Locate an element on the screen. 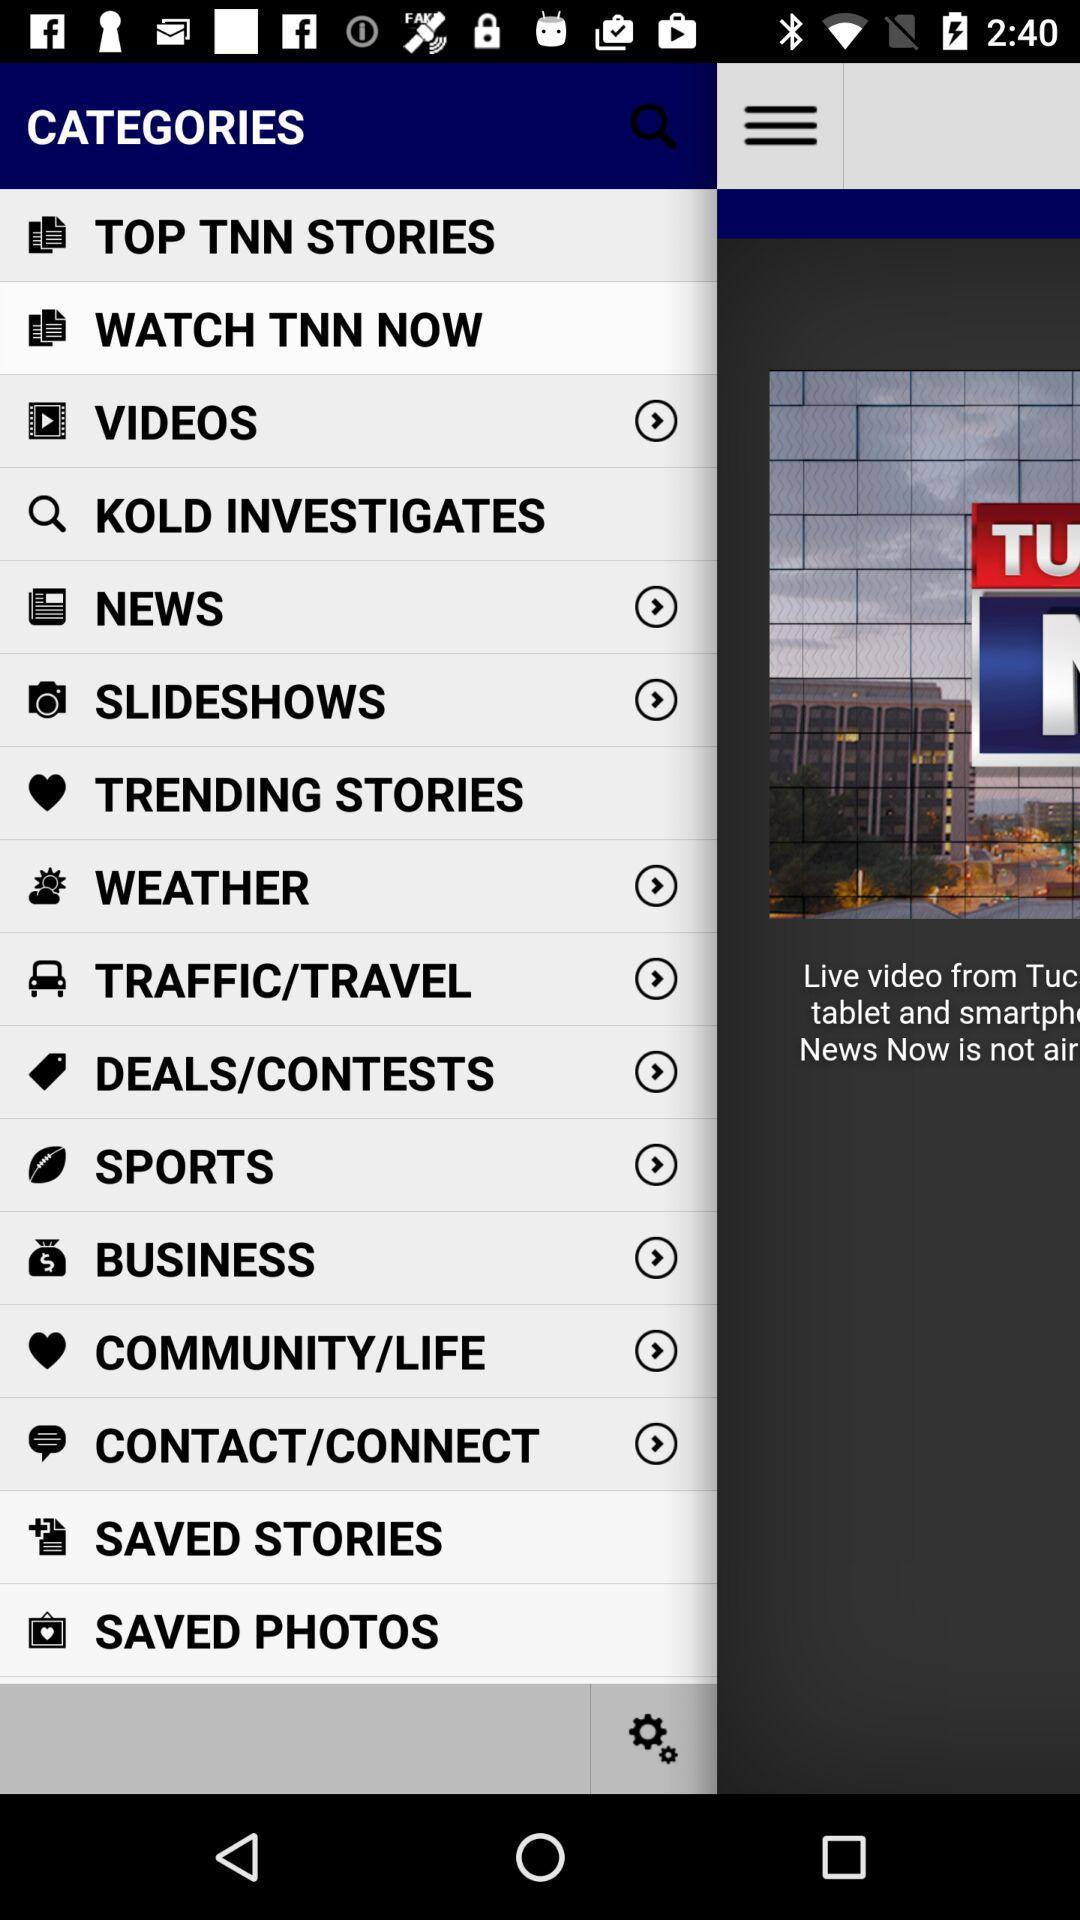 This screenshot has width=1080, height=1920. the menu icon is located at coordinates (778, 124).